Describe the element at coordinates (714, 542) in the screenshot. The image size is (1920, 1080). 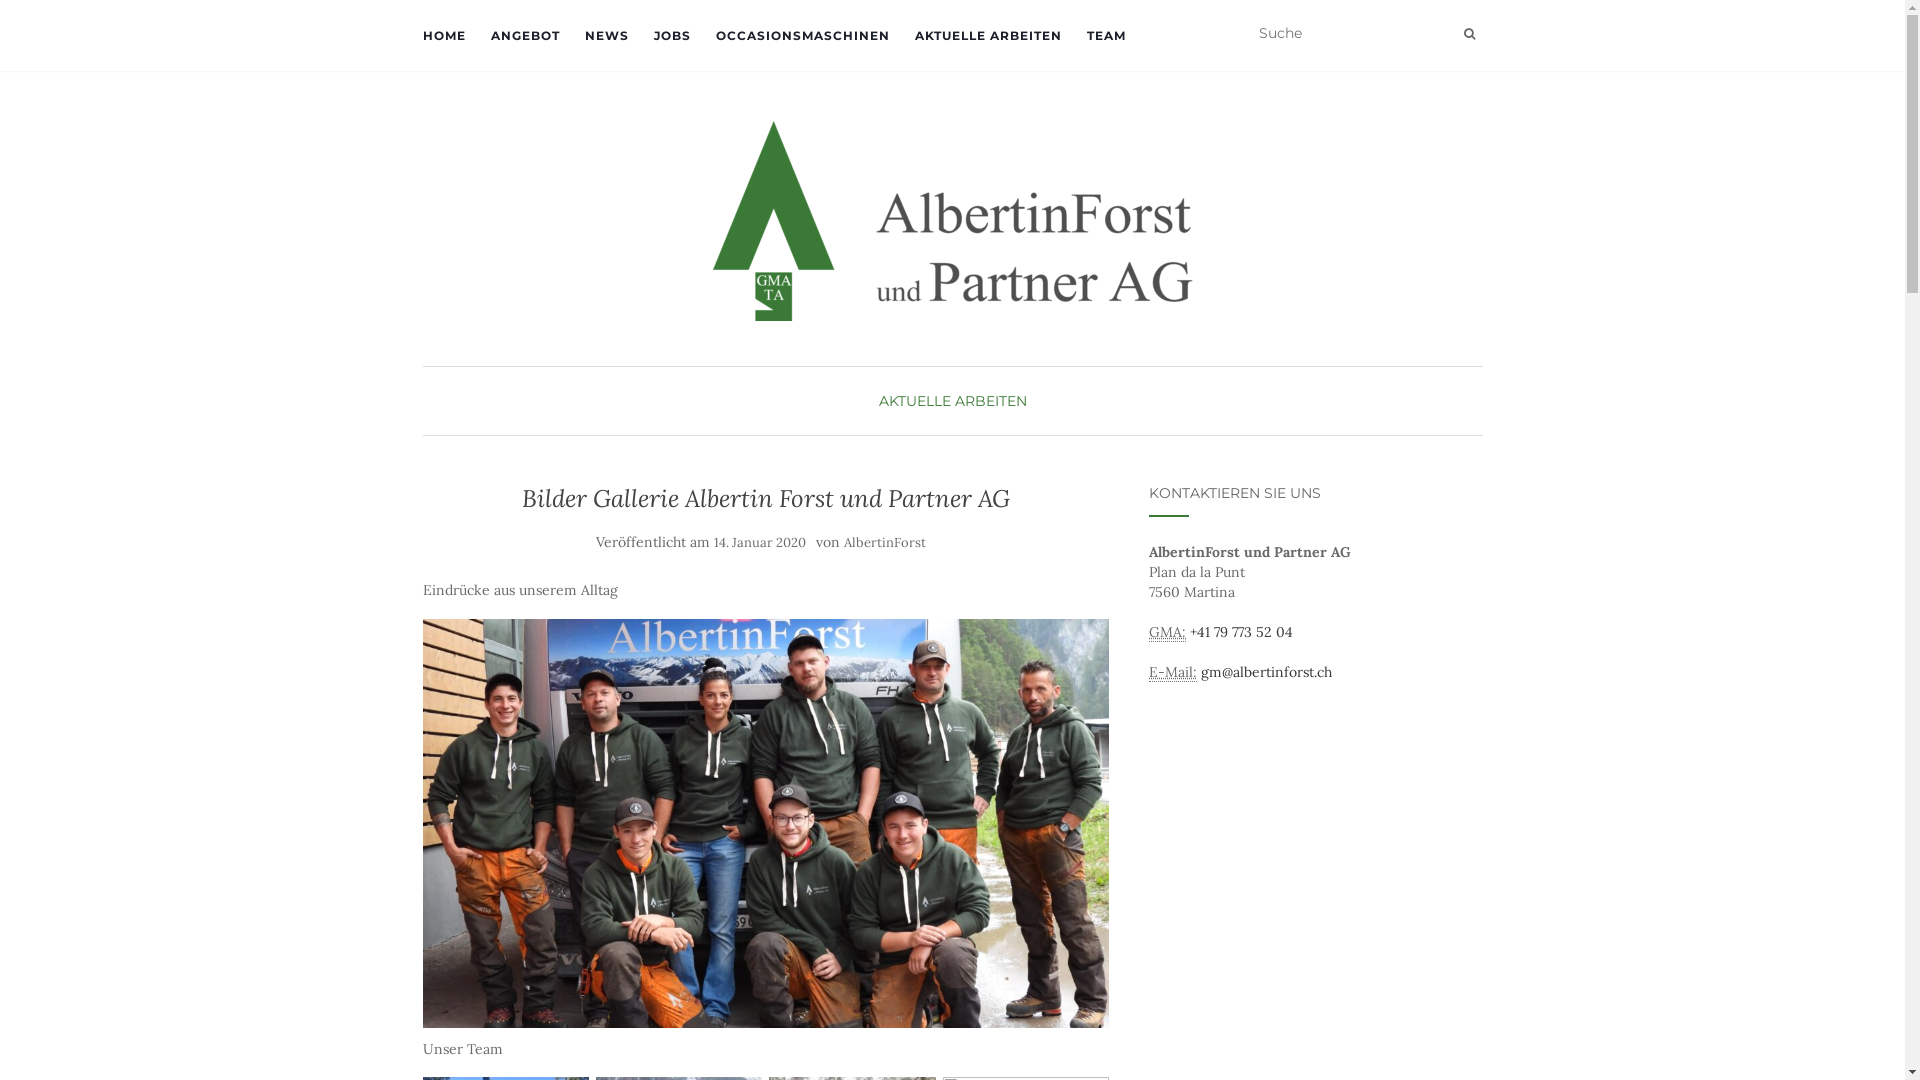
I see `'14. Januar 2020'` at that location.